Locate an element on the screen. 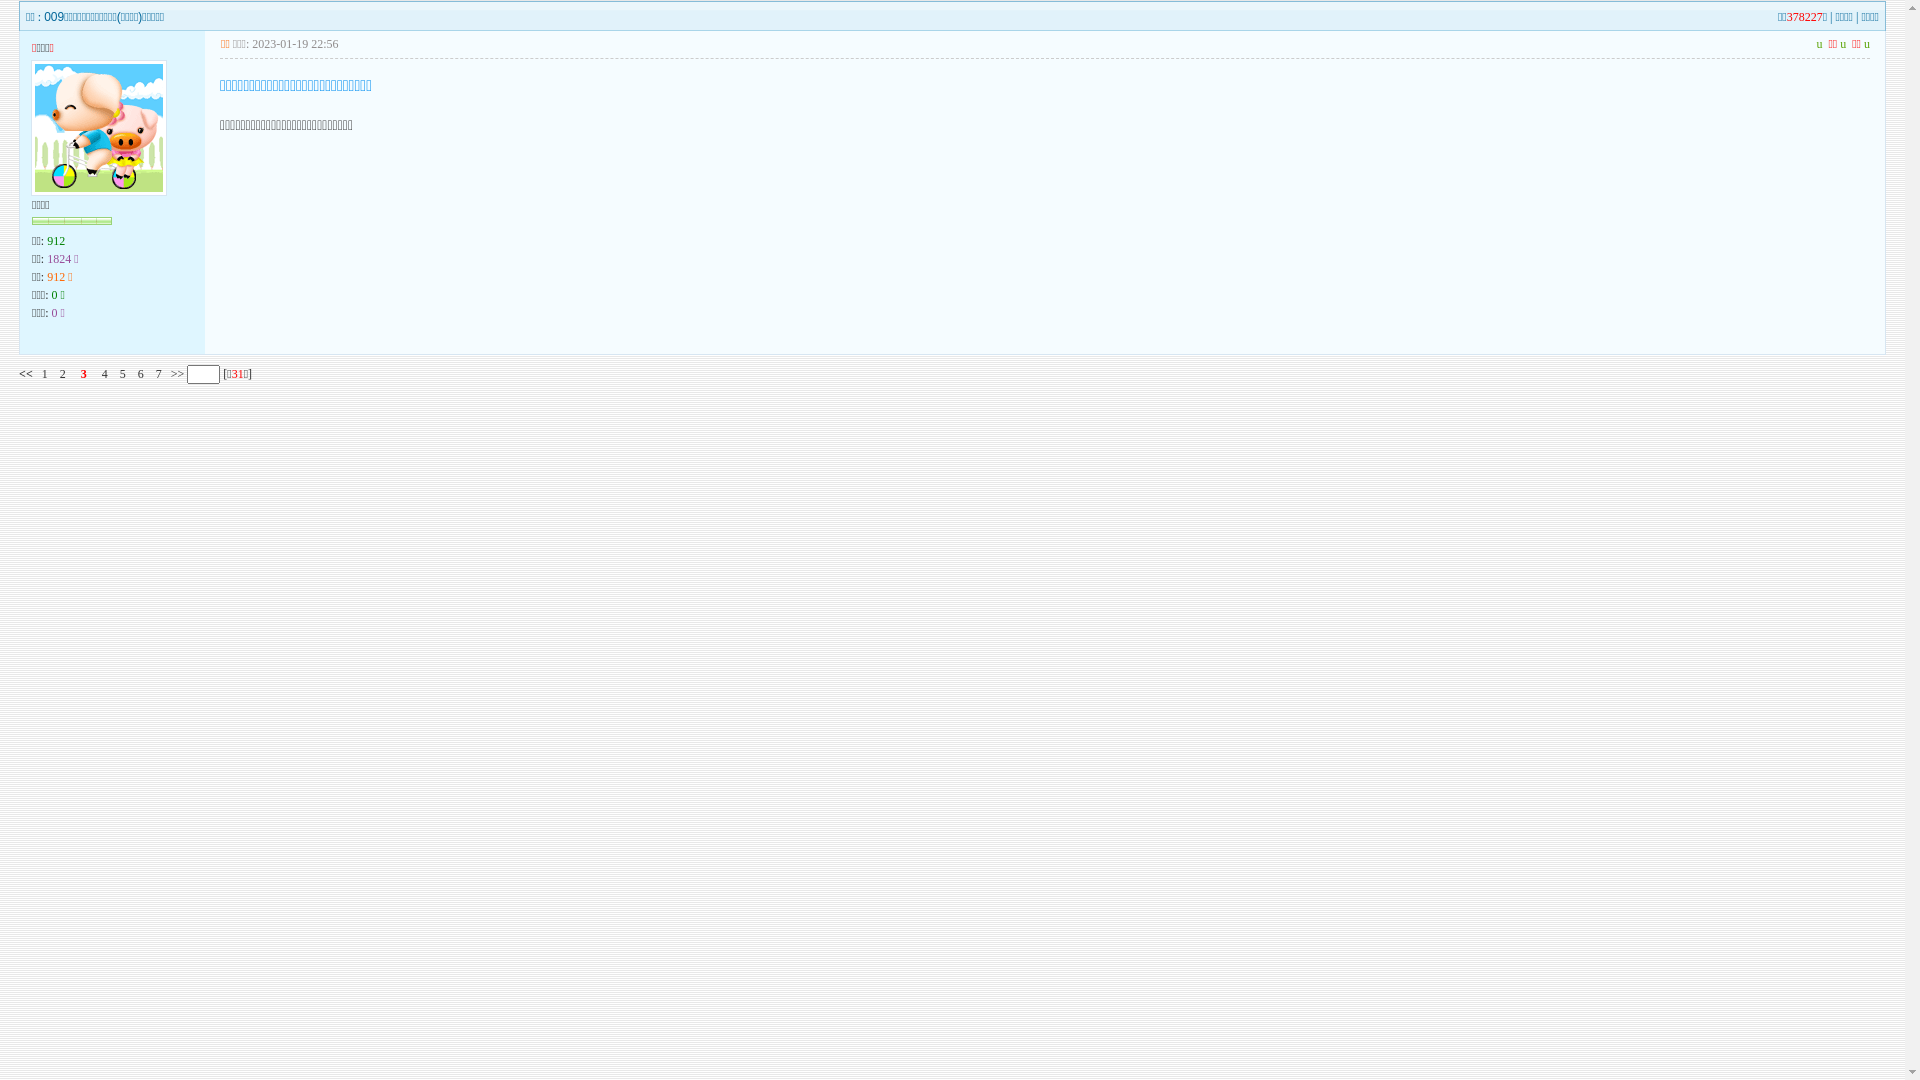 The height and width of the screenshot is (1080, 1920). '2' is located at coordinates (62, 374).